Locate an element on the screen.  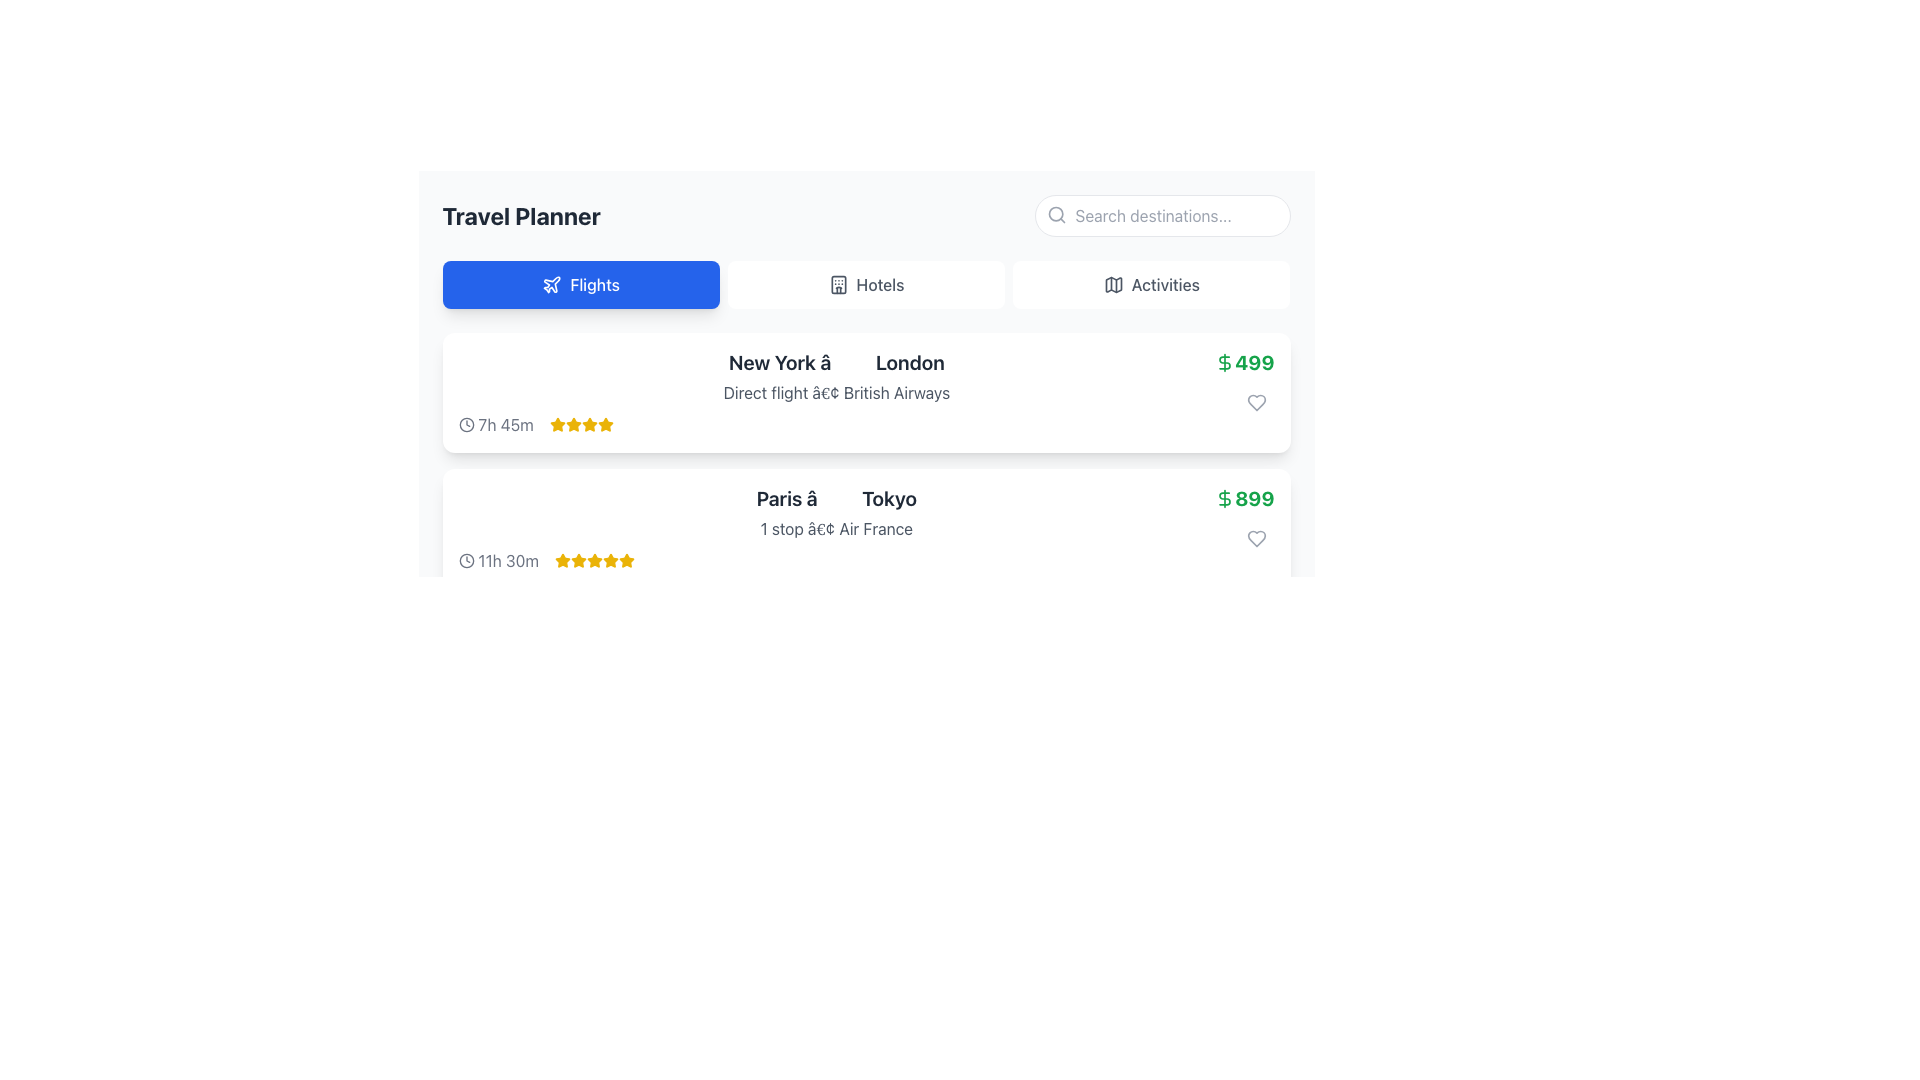
the static text component indicating the duration of the flight located beneath the 'Paris to Tokyo' information block is located at coordinates (508, 560).